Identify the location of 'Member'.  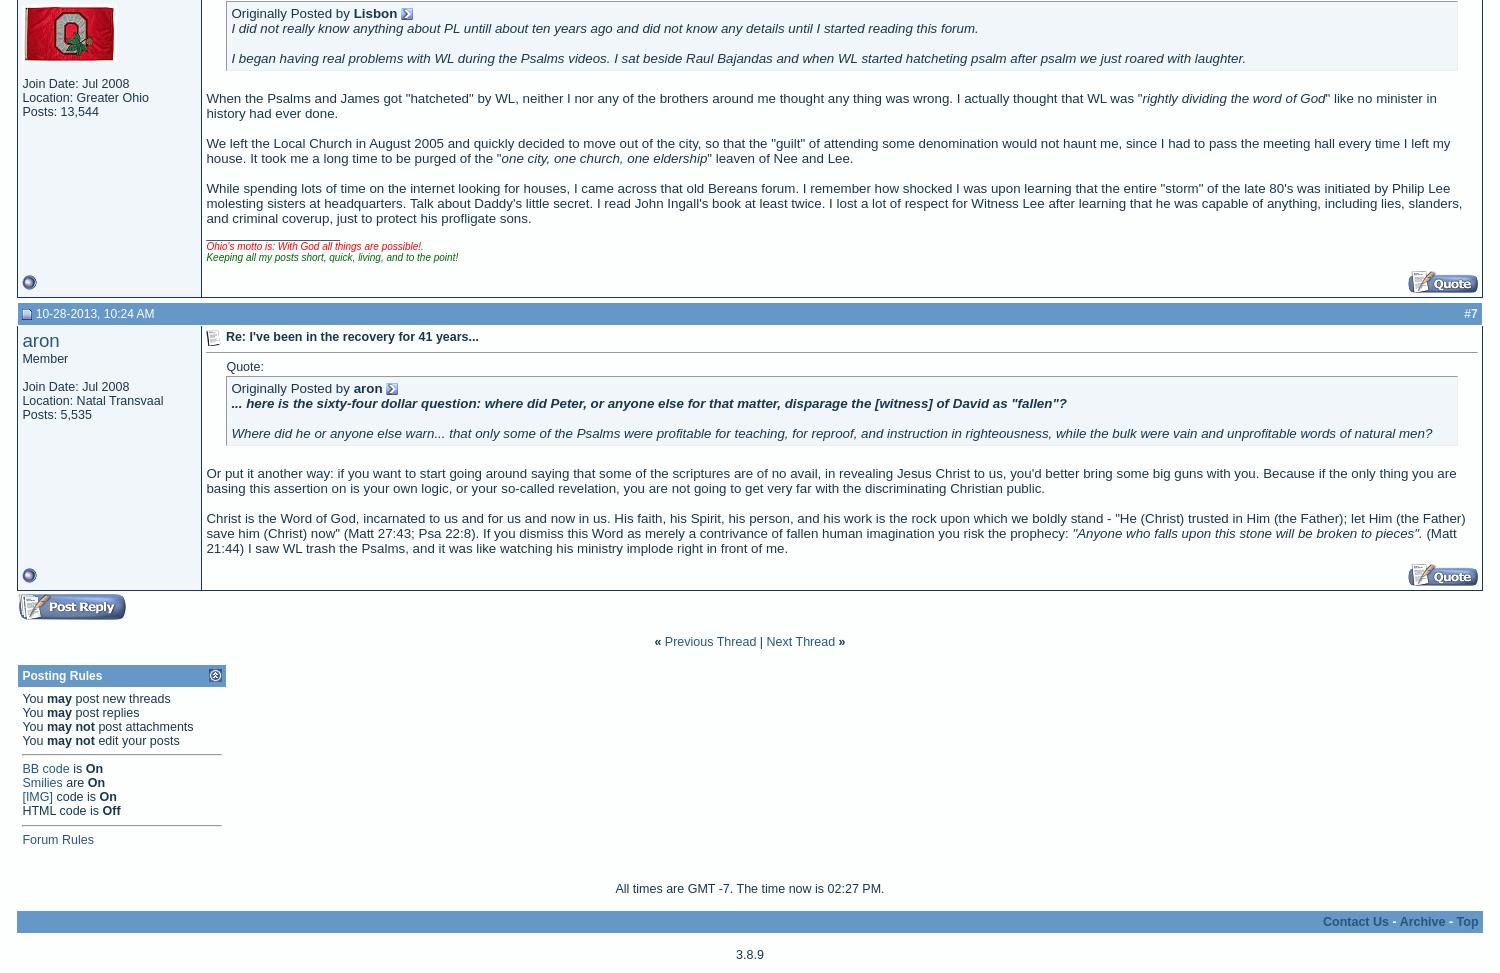
(45, 356).